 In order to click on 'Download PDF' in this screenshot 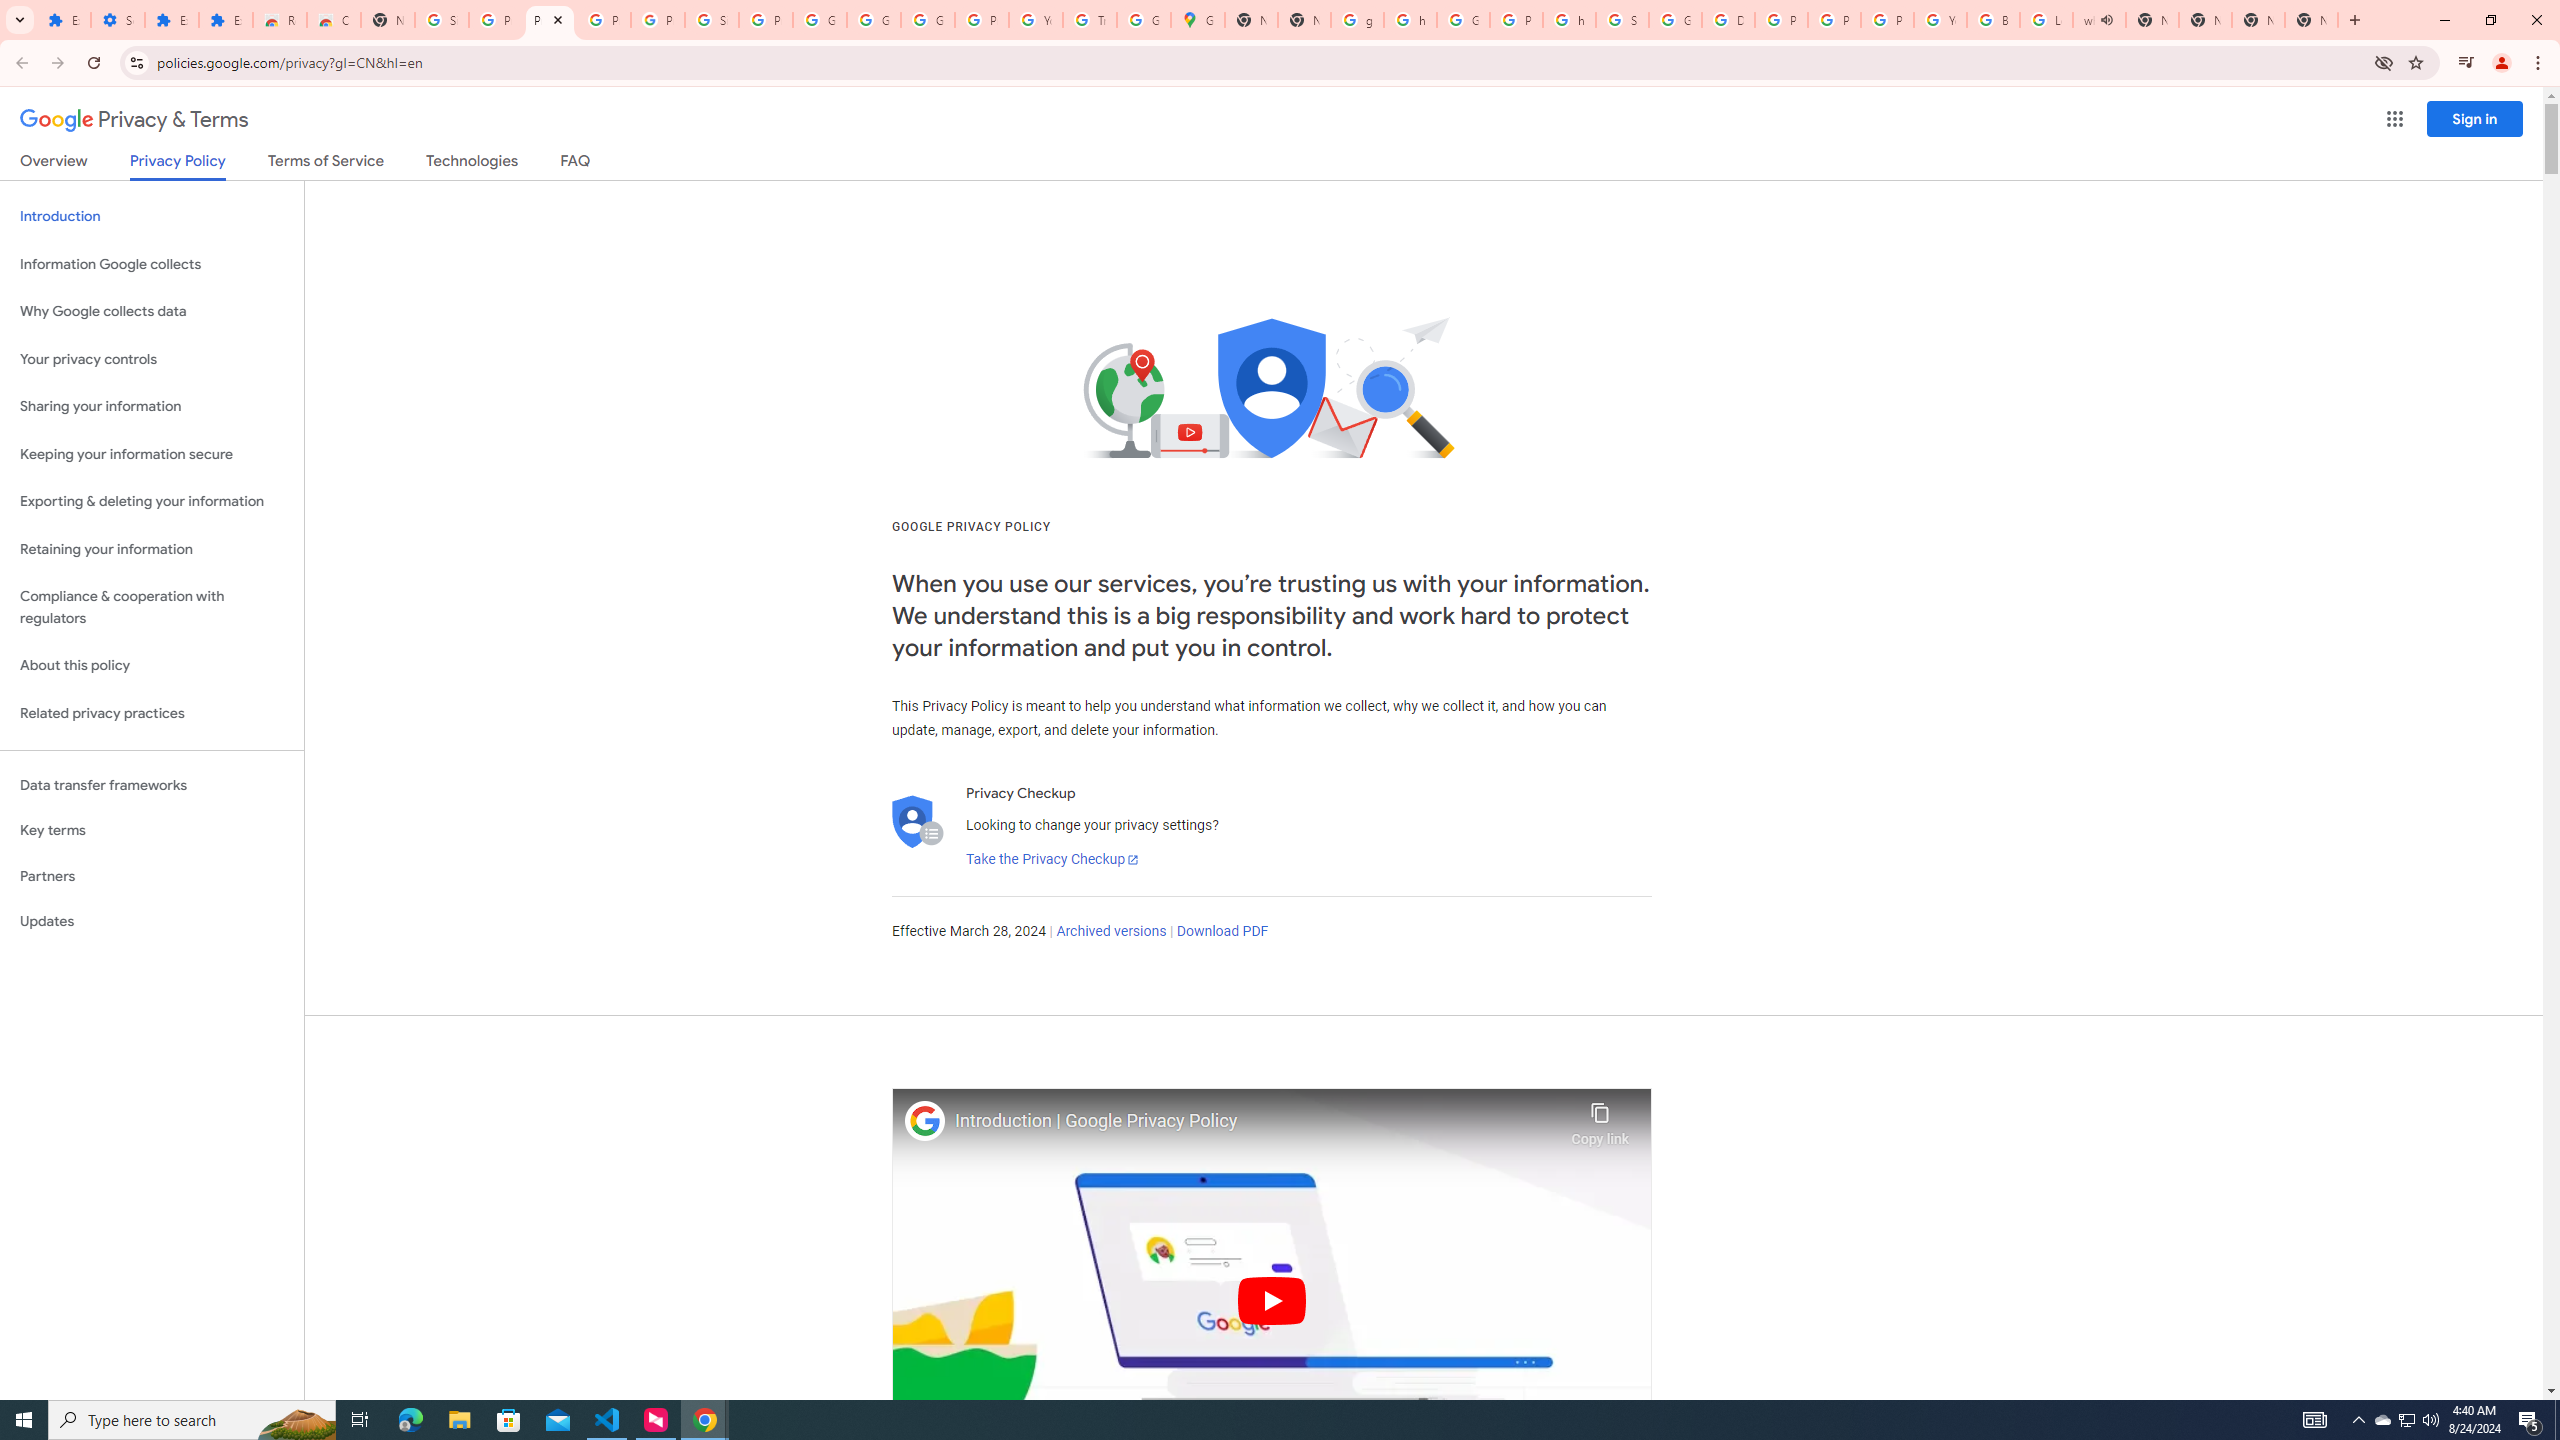, I will do `click(1222, 930)`.